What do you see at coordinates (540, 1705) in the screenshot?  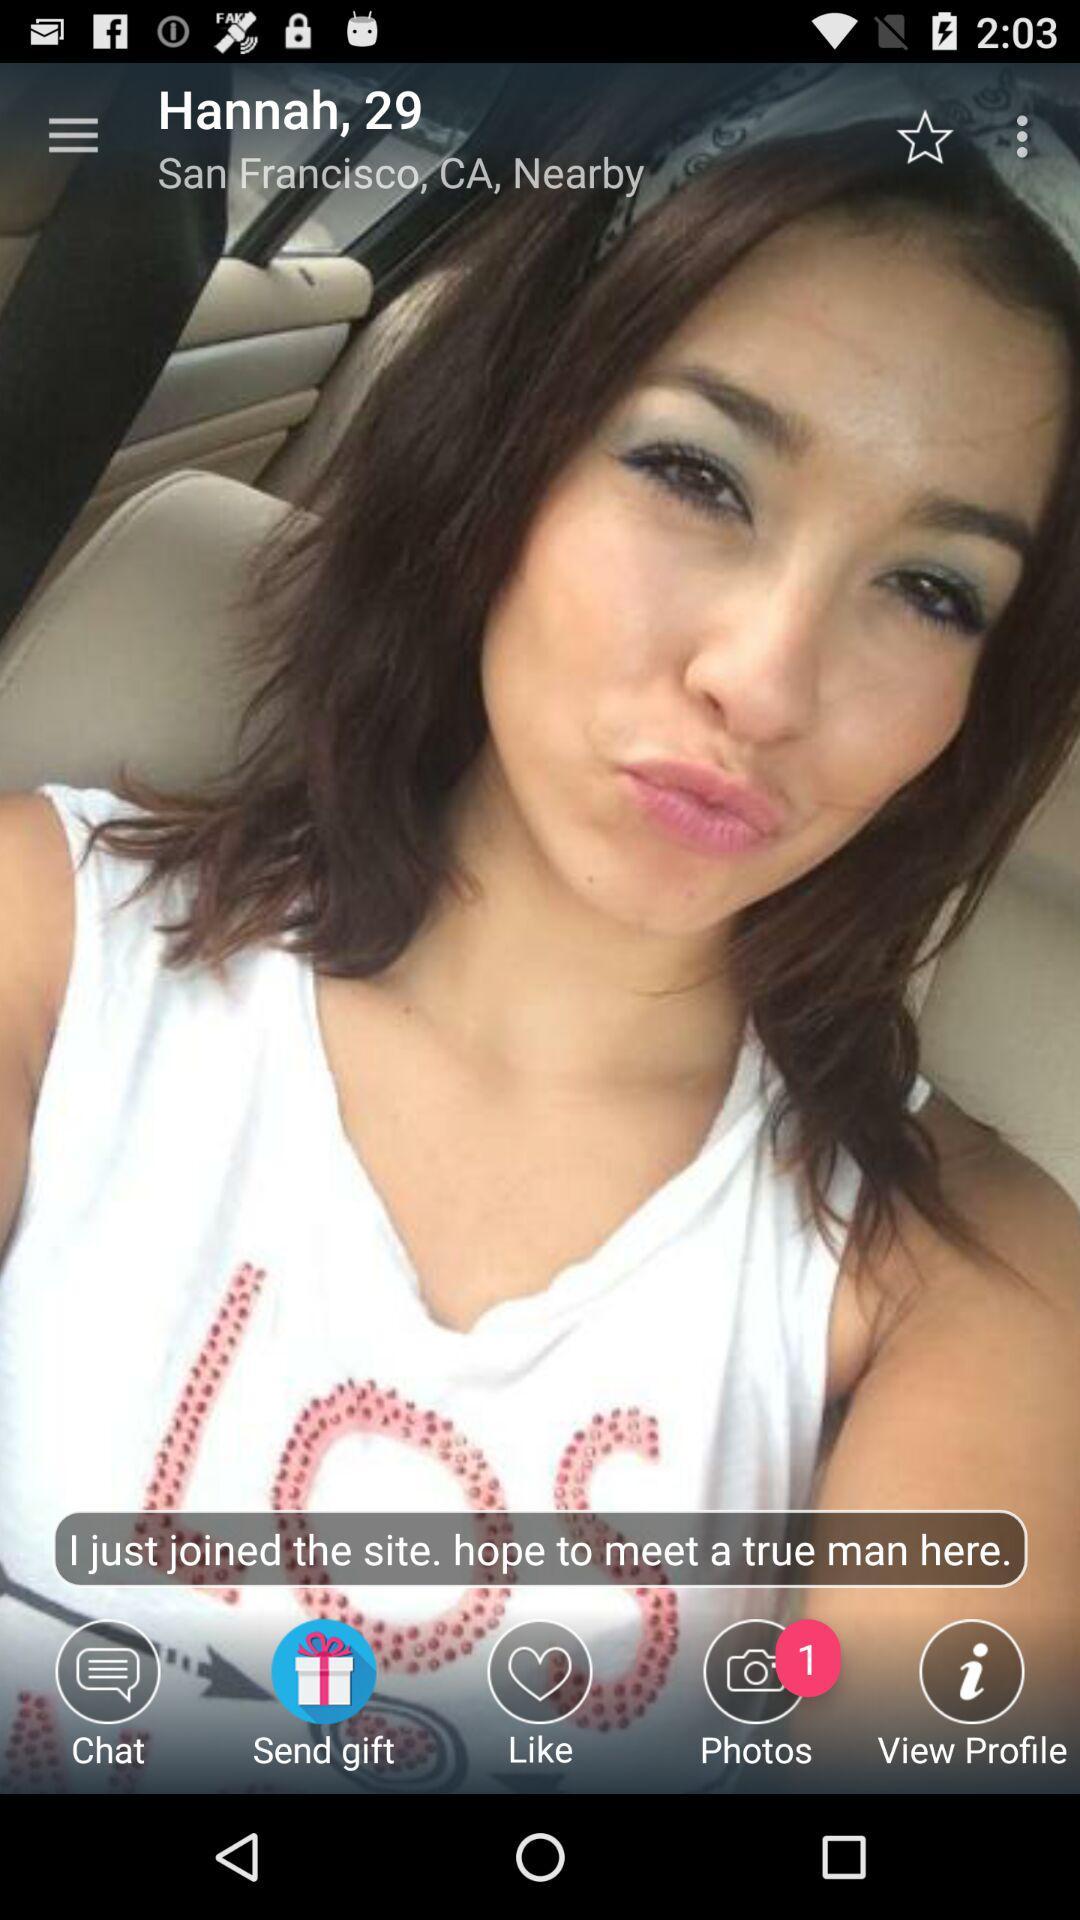 I see `icon to the left of the photos item` at bounding box center [540, 1705].